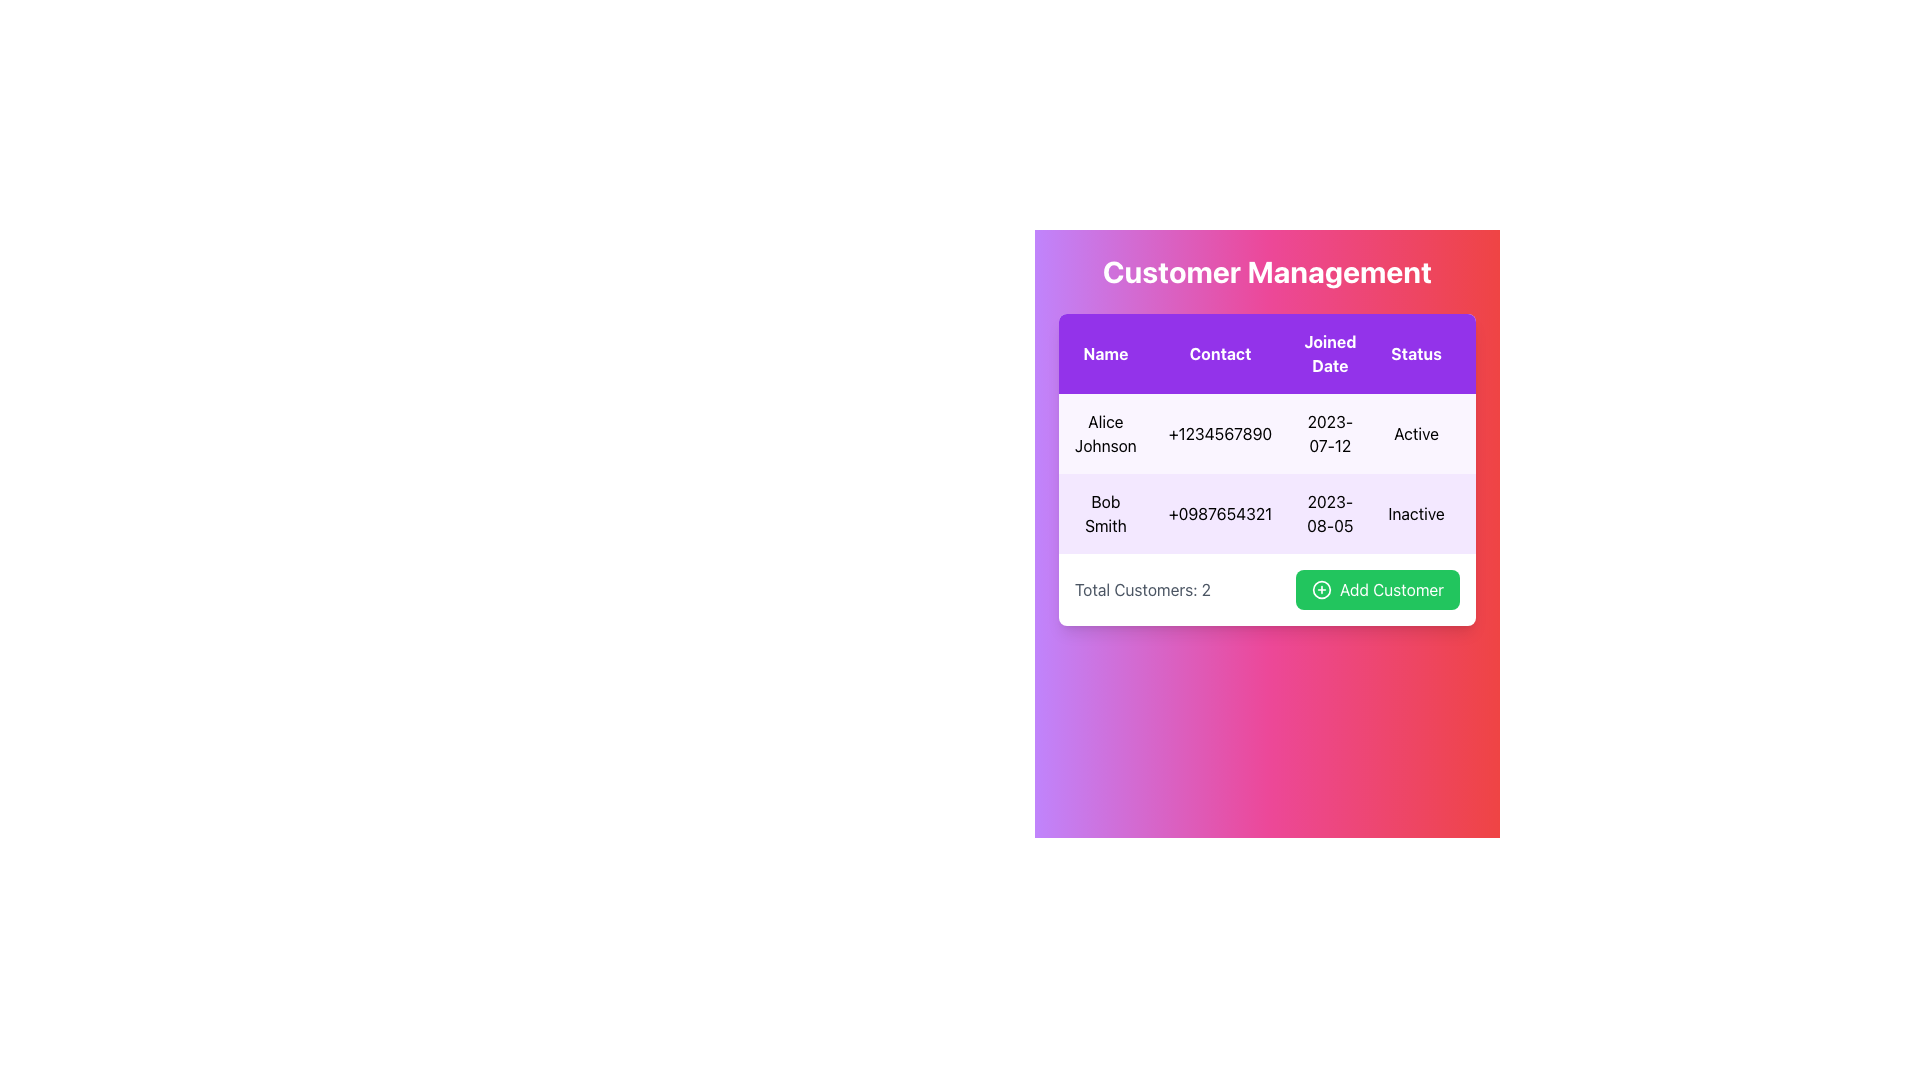 Image resolution: width=1920 pixels, height=1080 pixels. What do you see at coordinates (1330, 353) in the screenshot?
I see `the 'Joined Date' column header in the 'Customer Management' table` at bounding box center [1330, 353].